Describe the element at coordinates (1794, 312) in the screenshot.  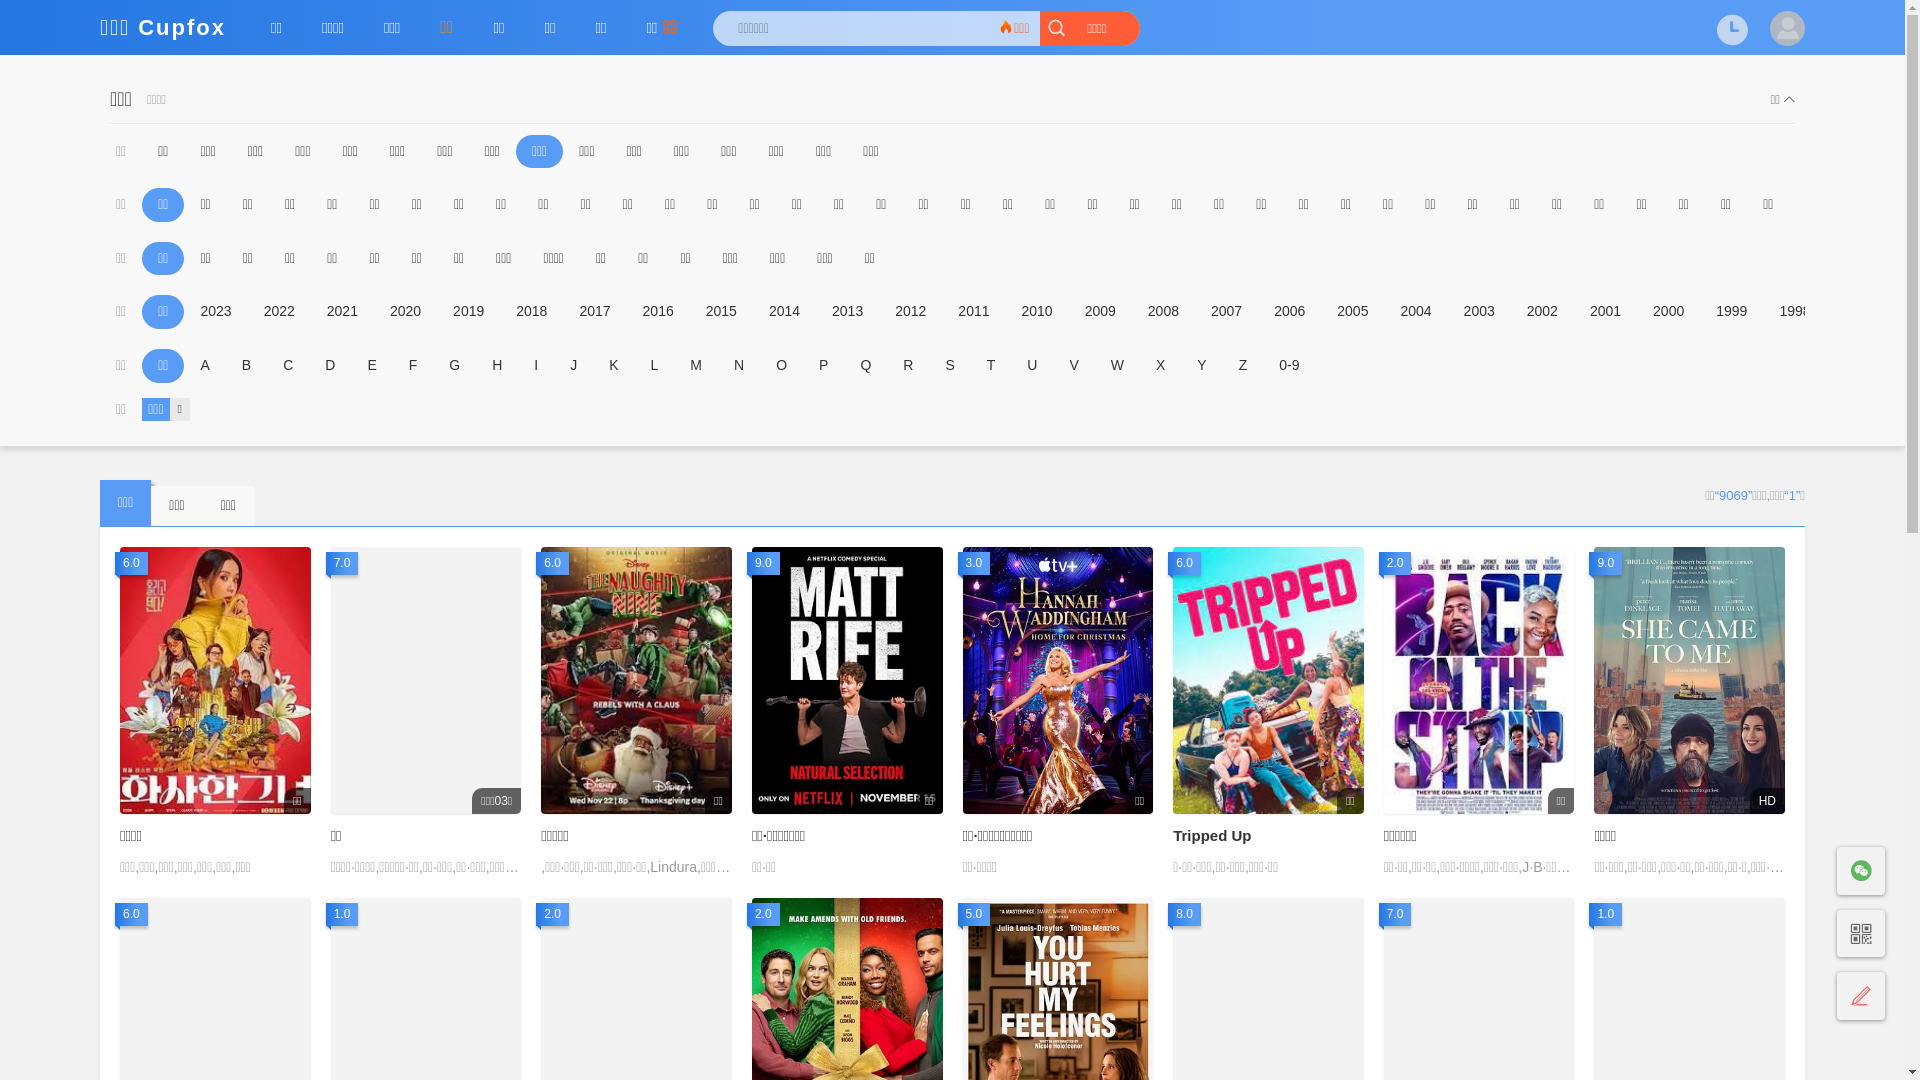
I see `'1998'` at that location.